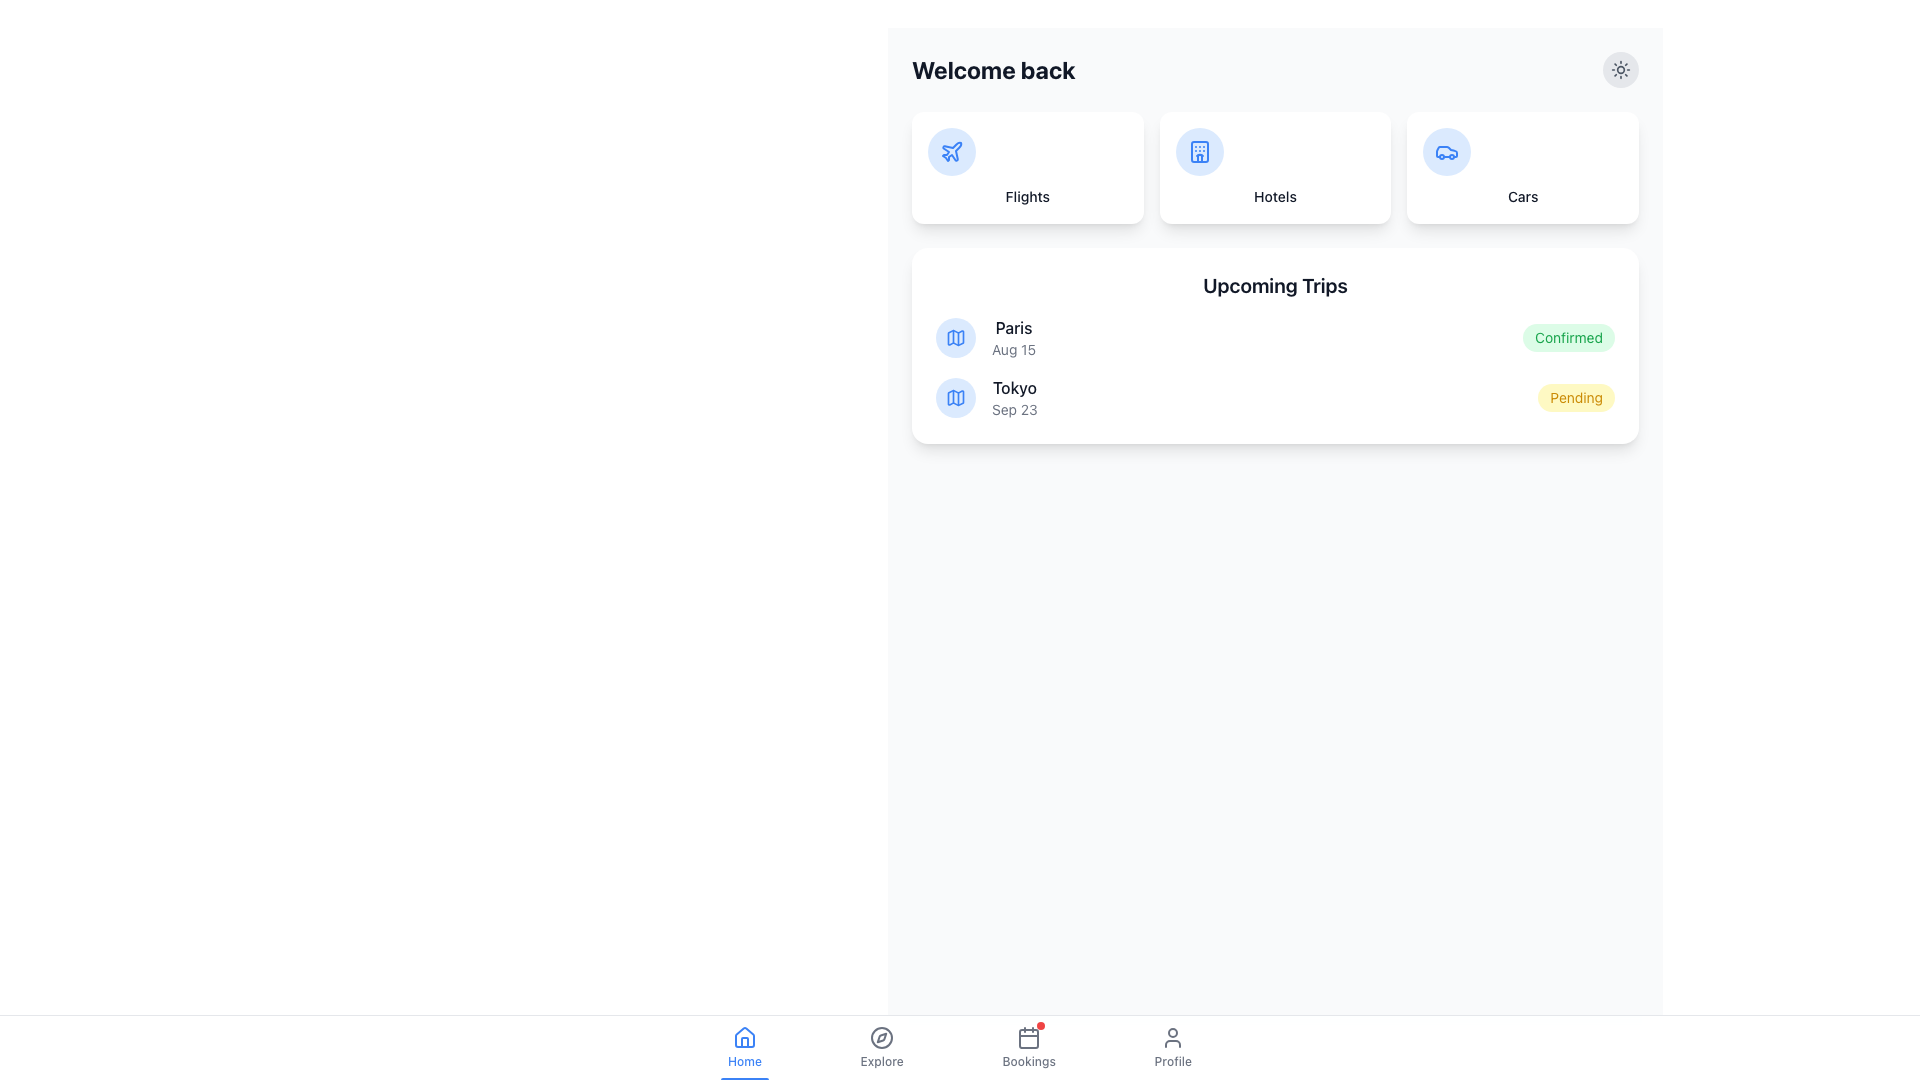 The height and width of the screenshot is (1080, 1920). I want to click on the label that indicates the card contains functionality or information related to flights, located at the top left of a grid of three cards, below a circular icon of a plane, so click(1027, 196).